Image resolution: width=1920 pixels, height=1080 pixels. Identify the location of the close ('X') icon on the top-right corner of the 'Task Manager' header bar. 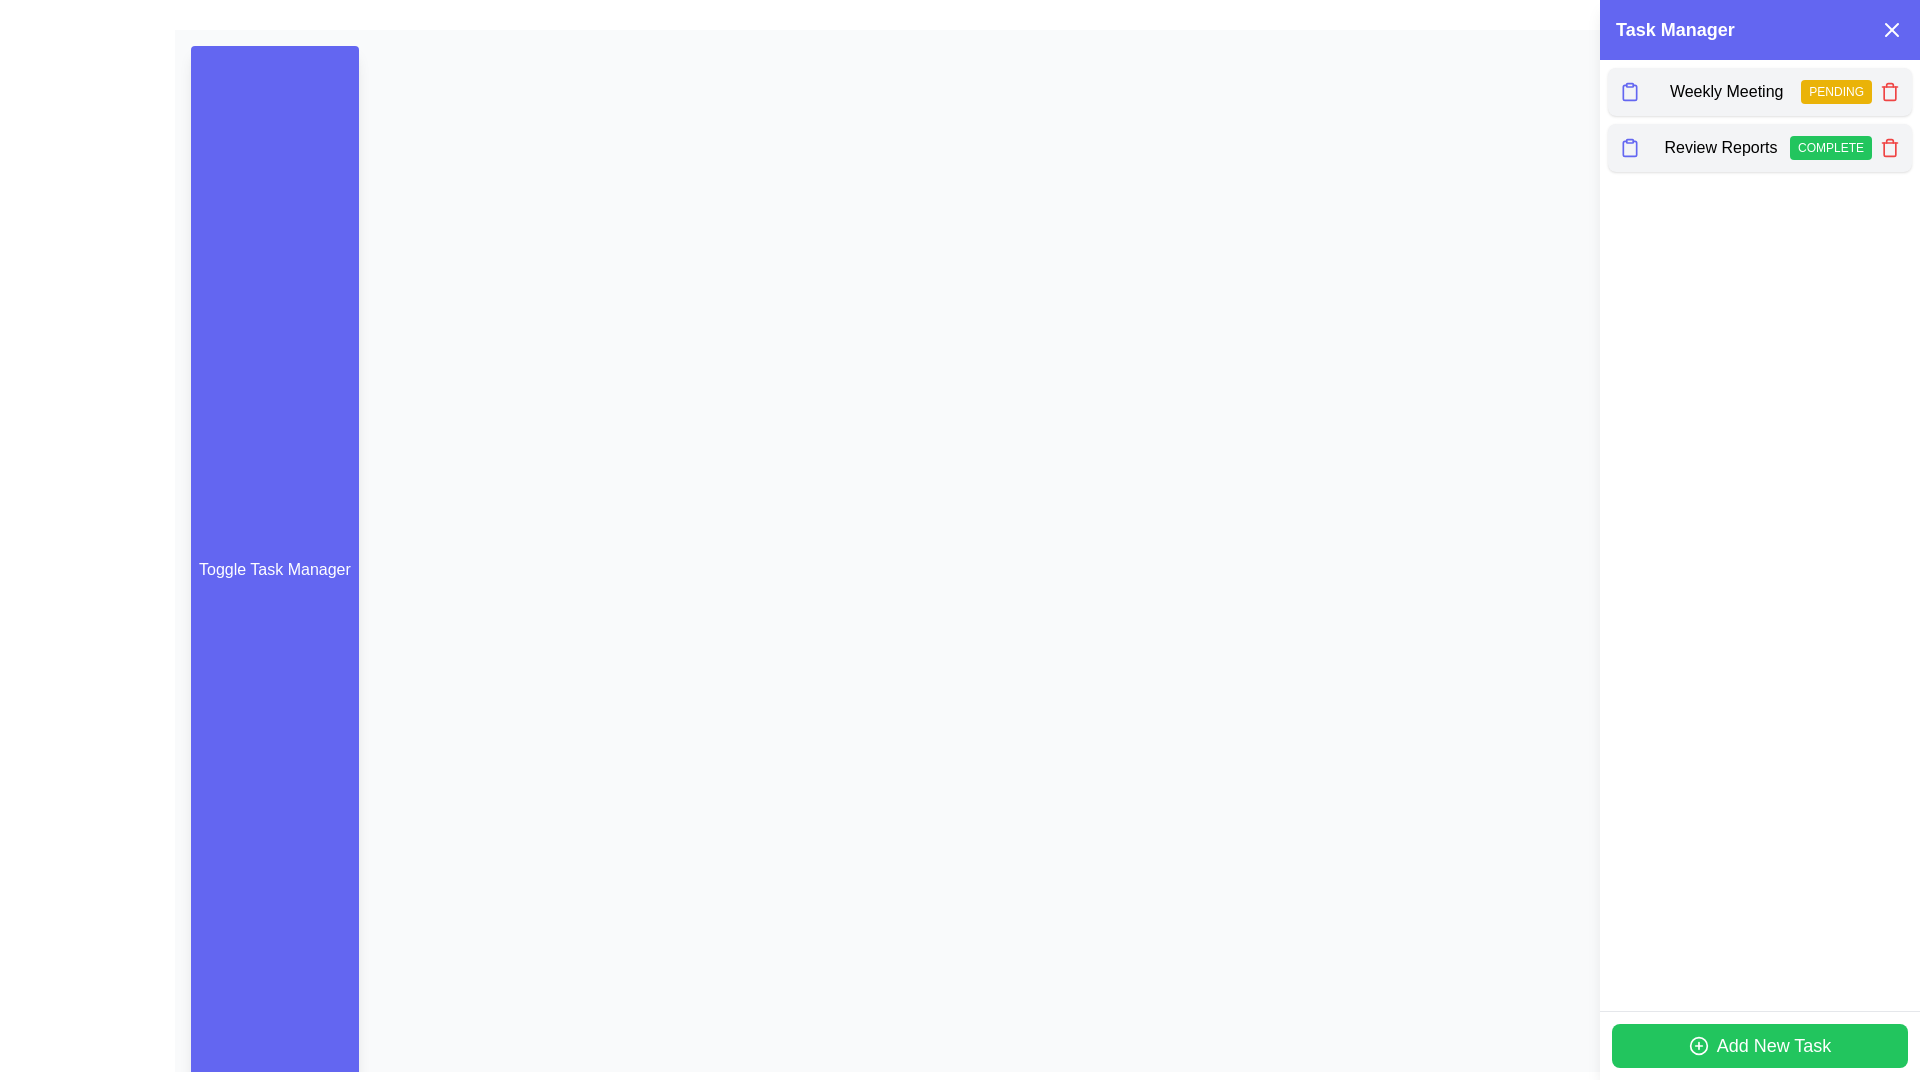
(1890, 30).